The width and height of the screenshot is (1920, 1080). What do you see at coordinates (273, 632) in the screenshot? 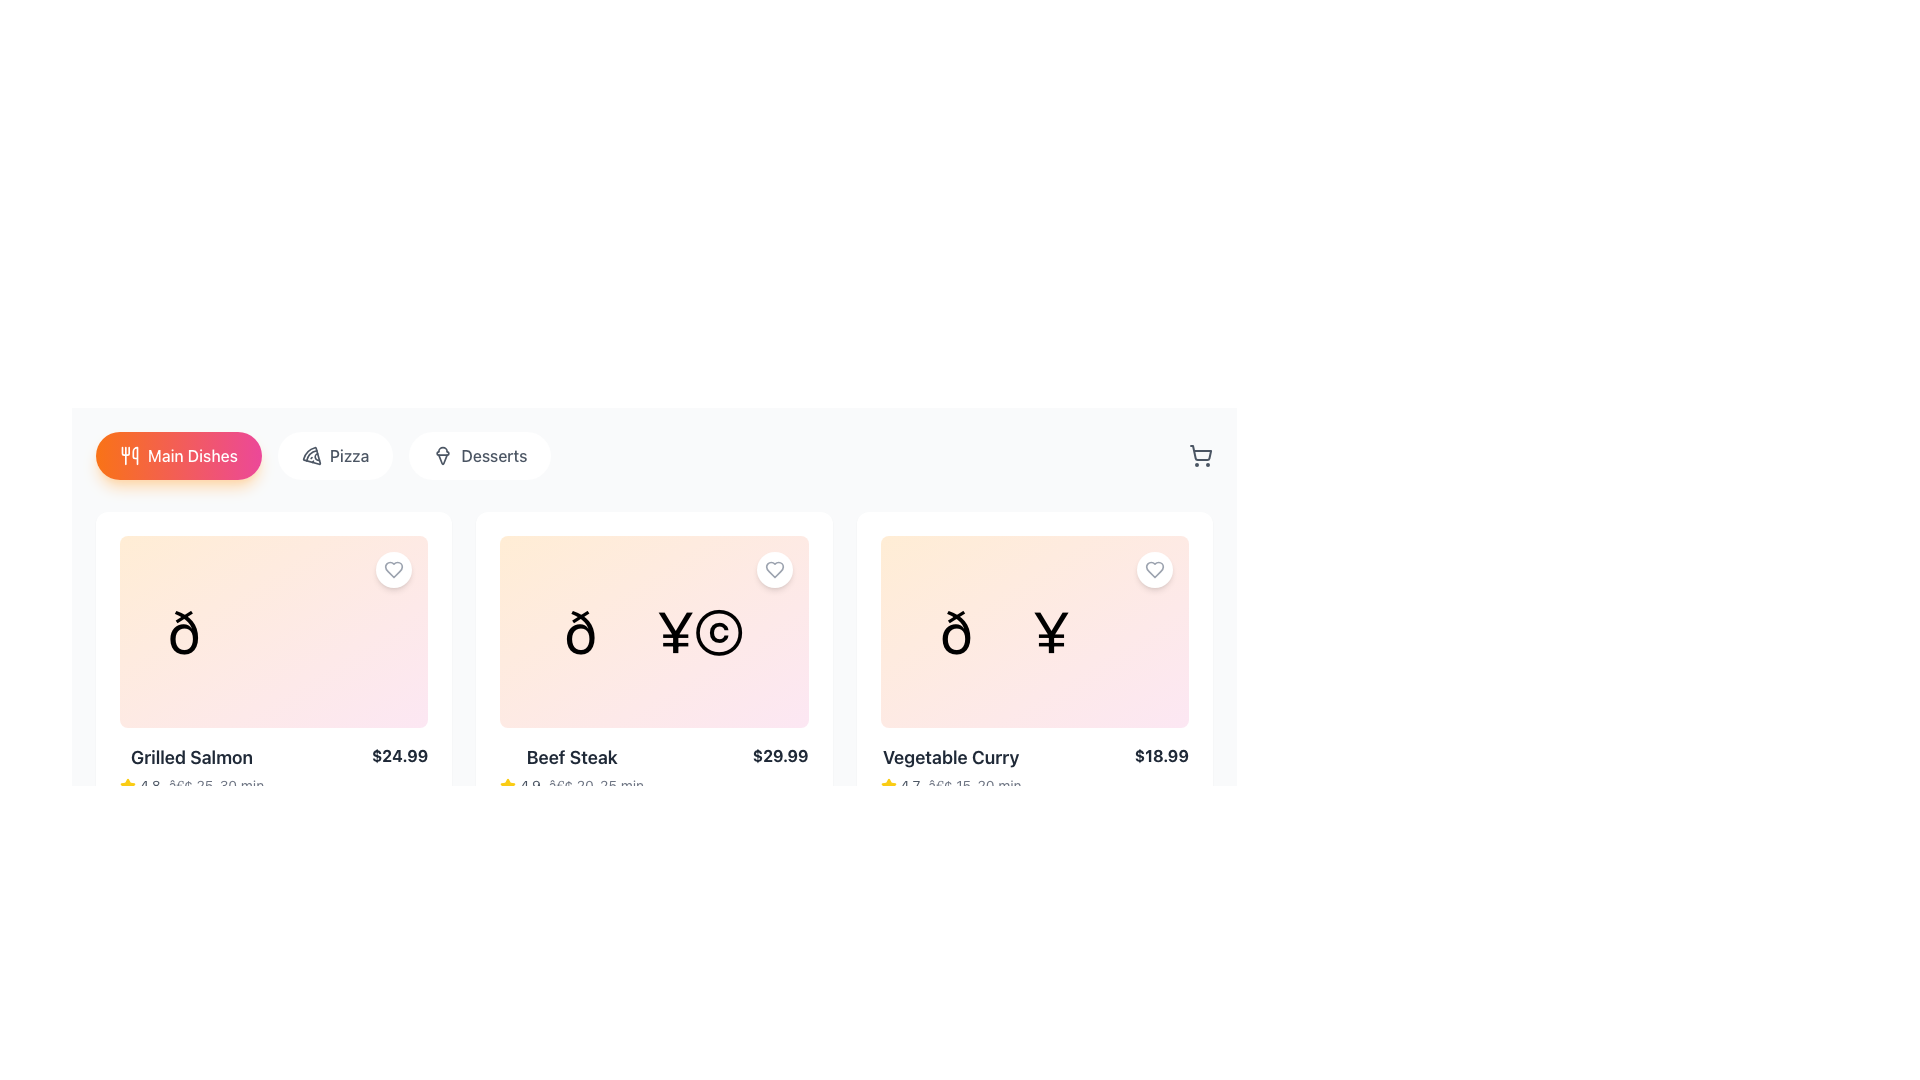
I see `the prominently displayed animal face symbol in bold black font, which is centered within a gradient background of soft orange and pink hues, located in the top-central area of the leftmost card corresponding to 'Grilled Salmon'` at bounding box center [273, 632].